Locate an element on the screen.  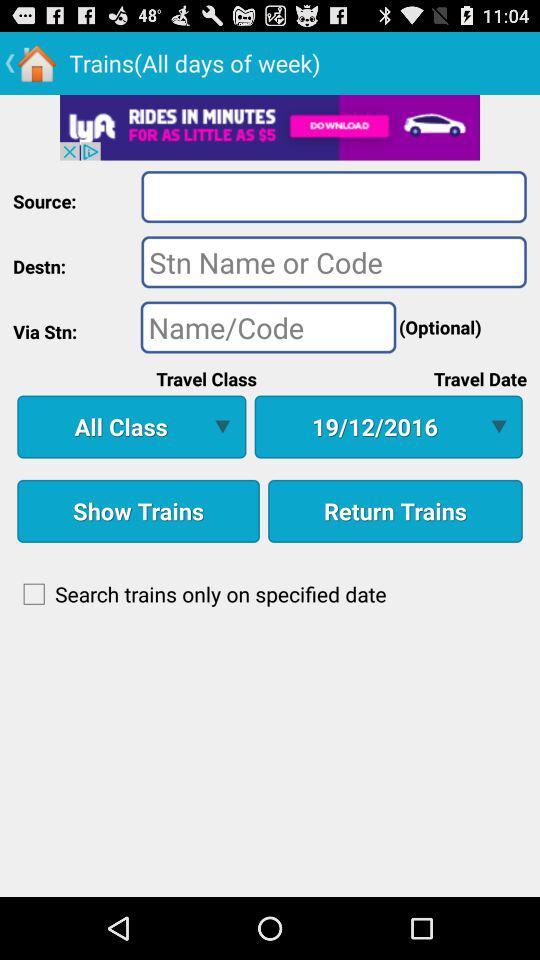
destination box is located at coordinates (334, 260).